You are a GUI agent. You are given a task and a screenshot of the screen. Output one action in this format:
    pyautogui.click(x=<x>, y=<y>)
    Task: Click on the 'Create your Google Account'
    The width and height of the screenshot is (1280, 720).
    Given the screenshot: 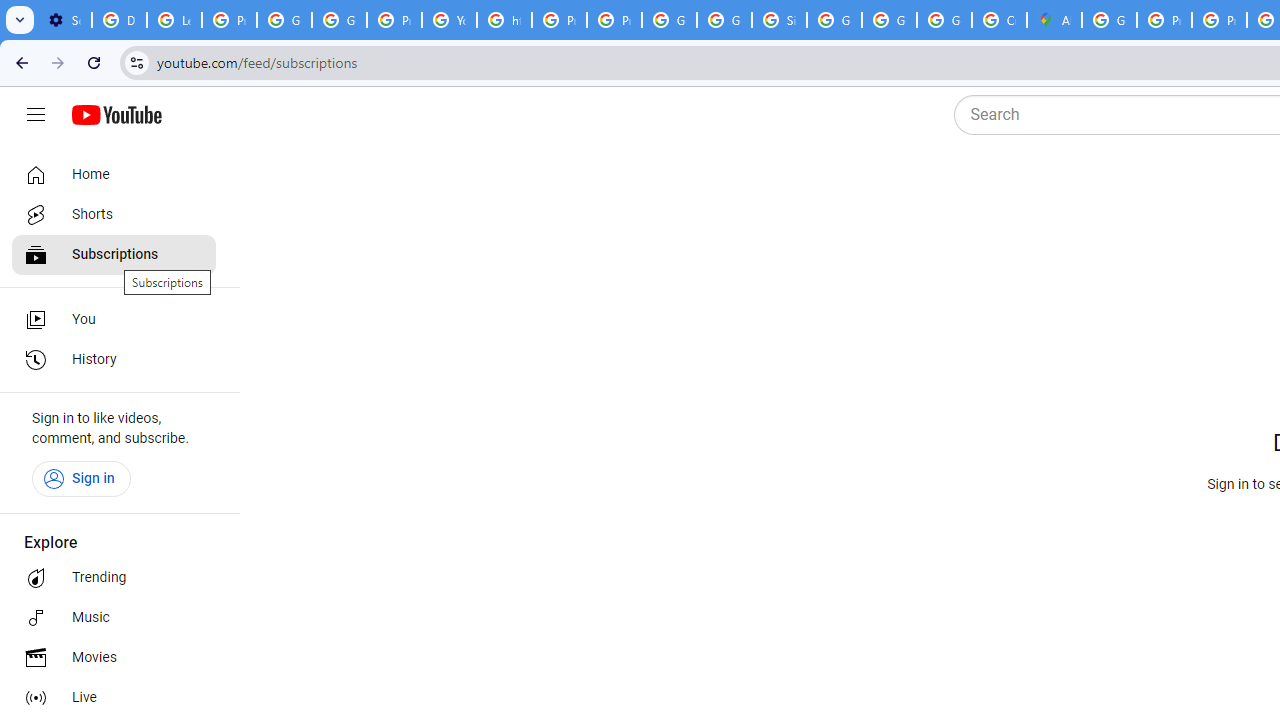 What is the action you would take?
    pyautogui.click(x=999, y=20)
    